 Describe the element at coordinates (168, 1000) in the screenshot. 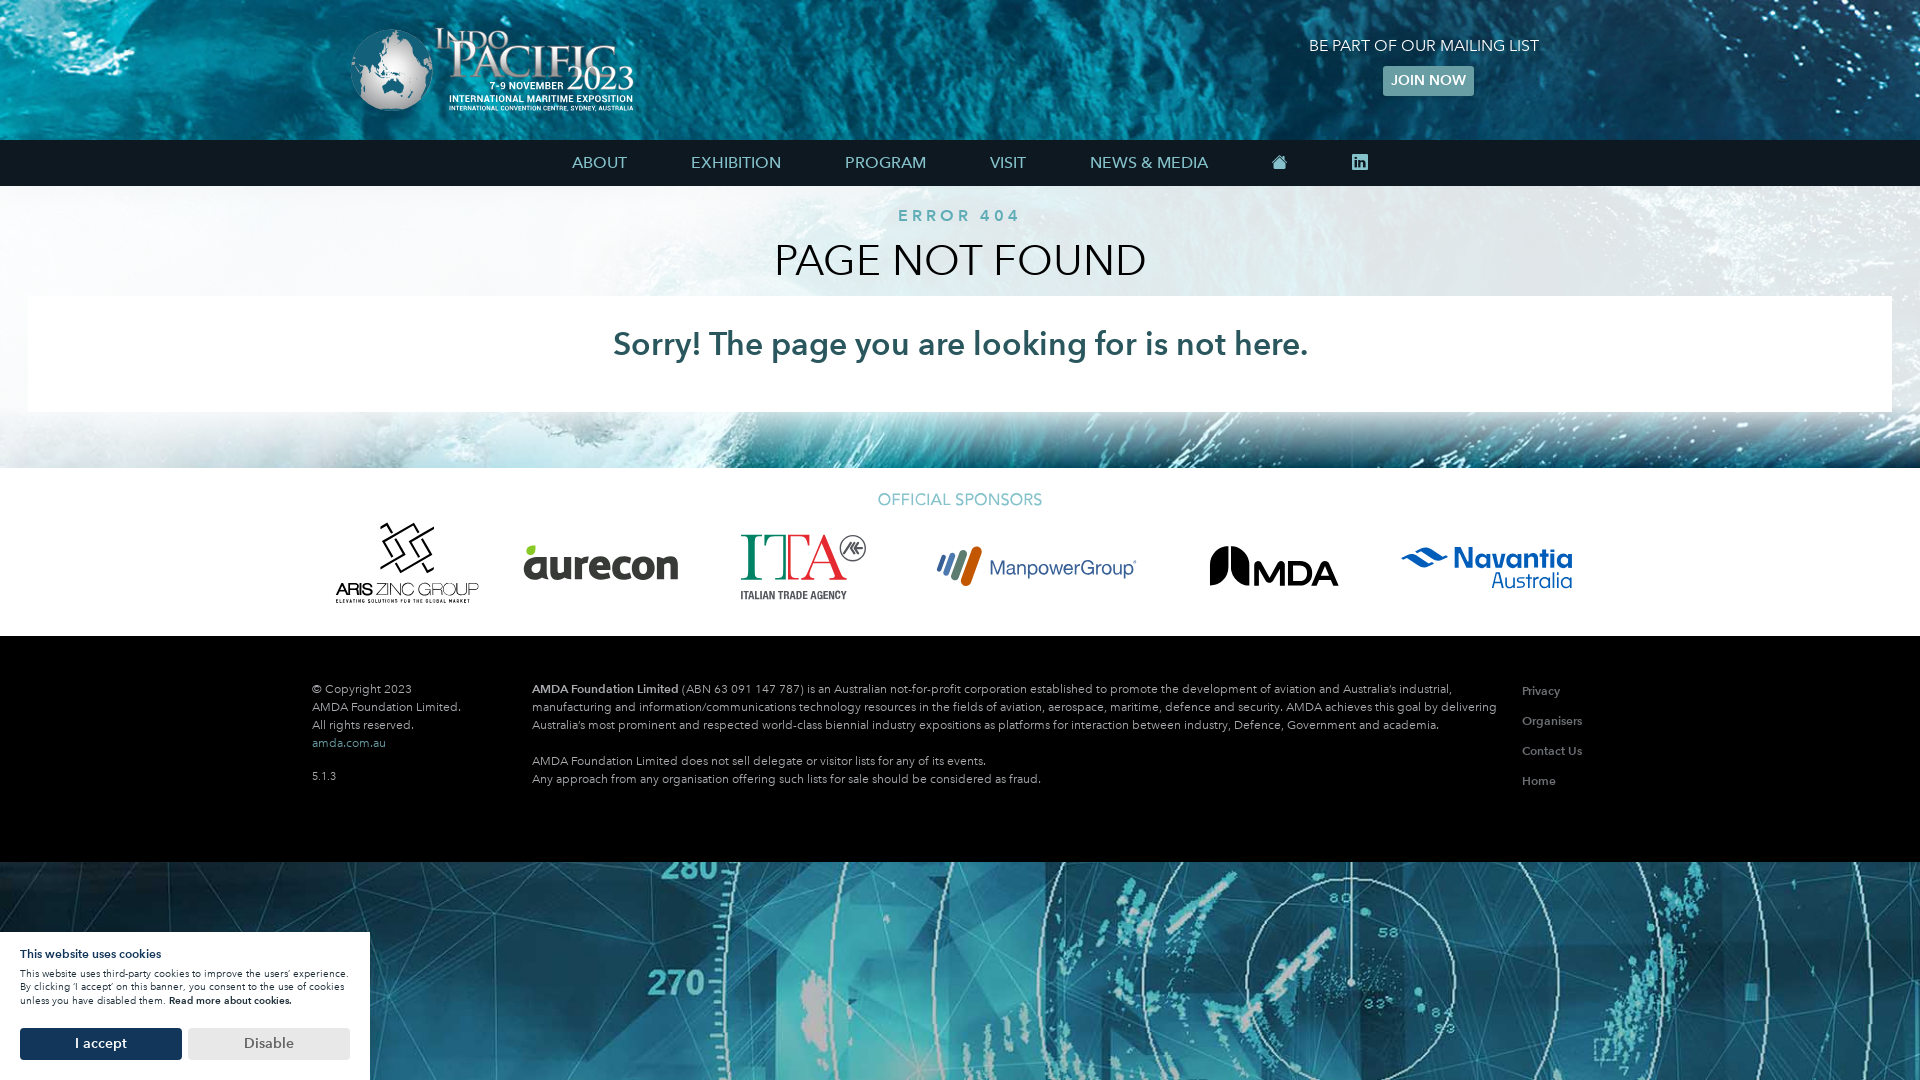

I see `'Read more about cookies.'` at that location.